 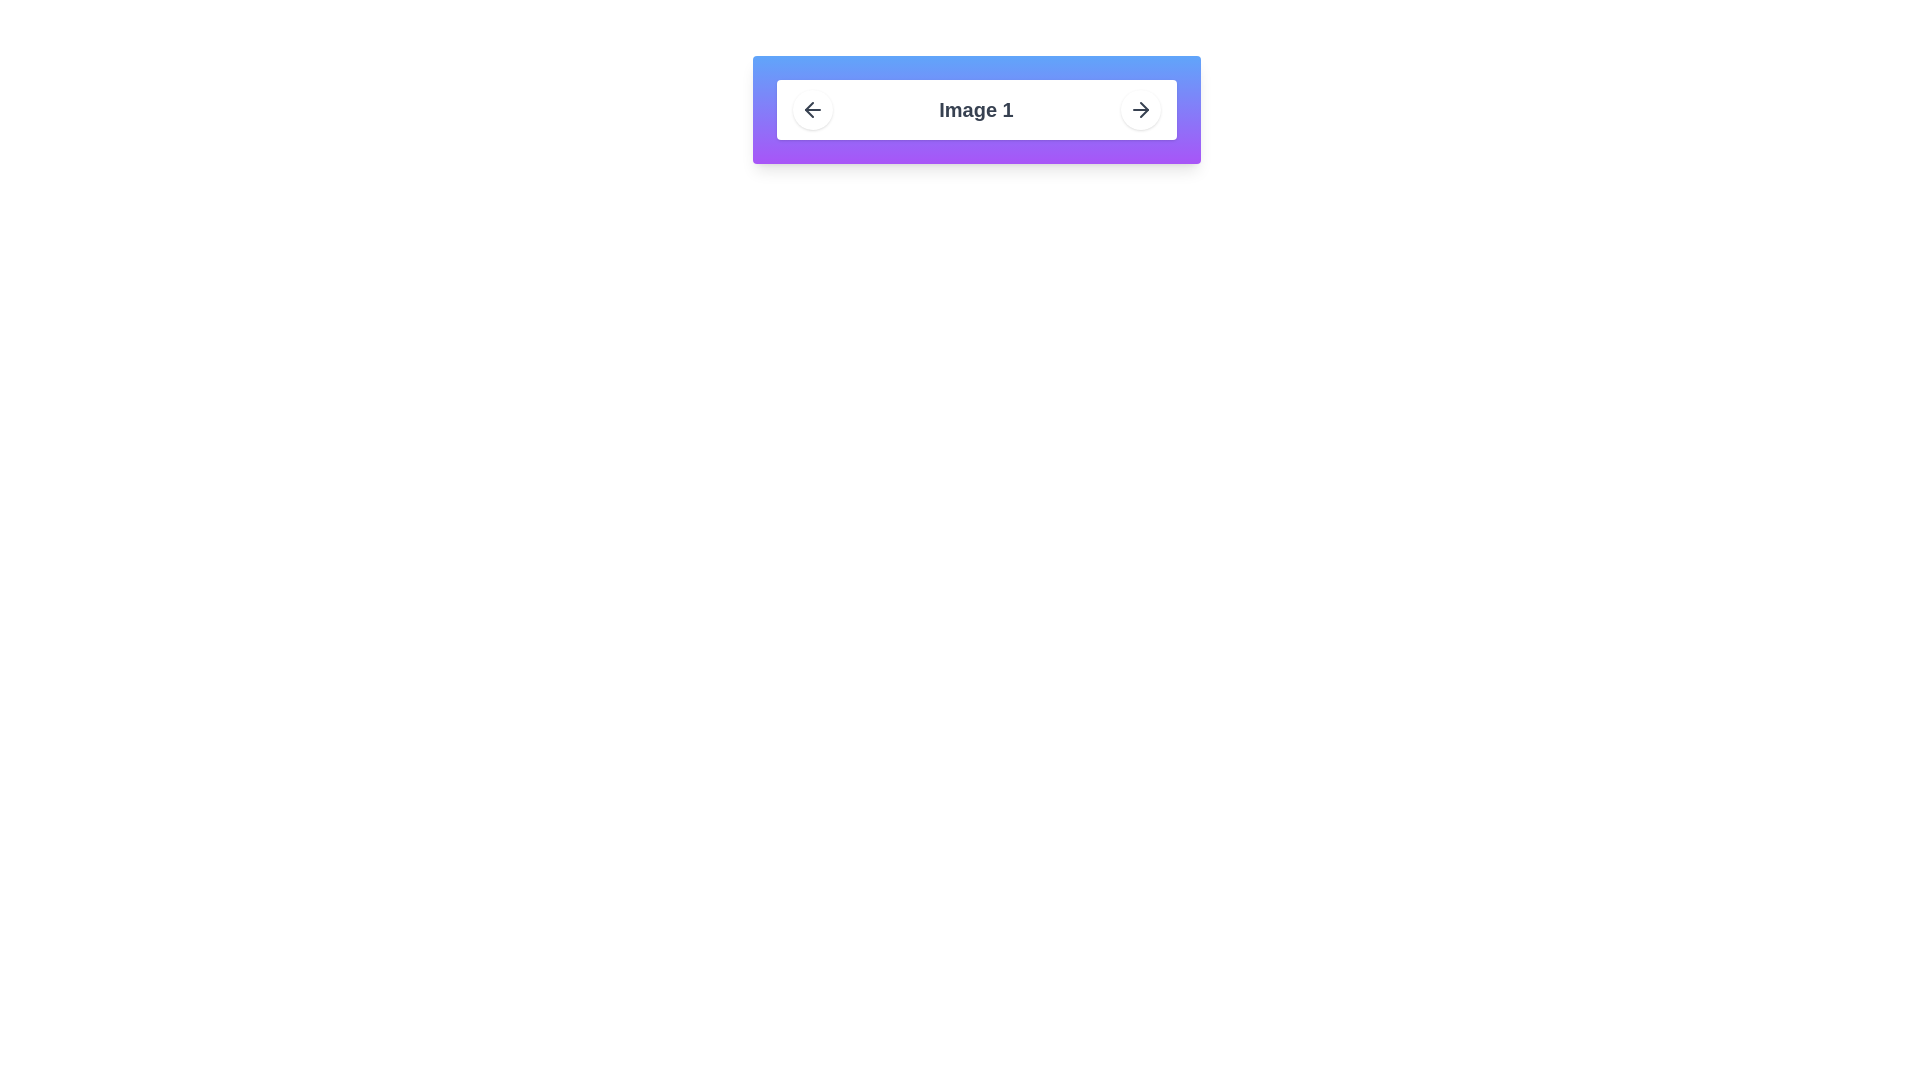 What do you see at coordinates (1143, 110) in the screenshot?
I see `the right-pointing arrow icon within the SVG structure located on the far right of the horizontal navigation bar, adjacent to the text label 'Image 1'` at bounding box center [1143, 110].